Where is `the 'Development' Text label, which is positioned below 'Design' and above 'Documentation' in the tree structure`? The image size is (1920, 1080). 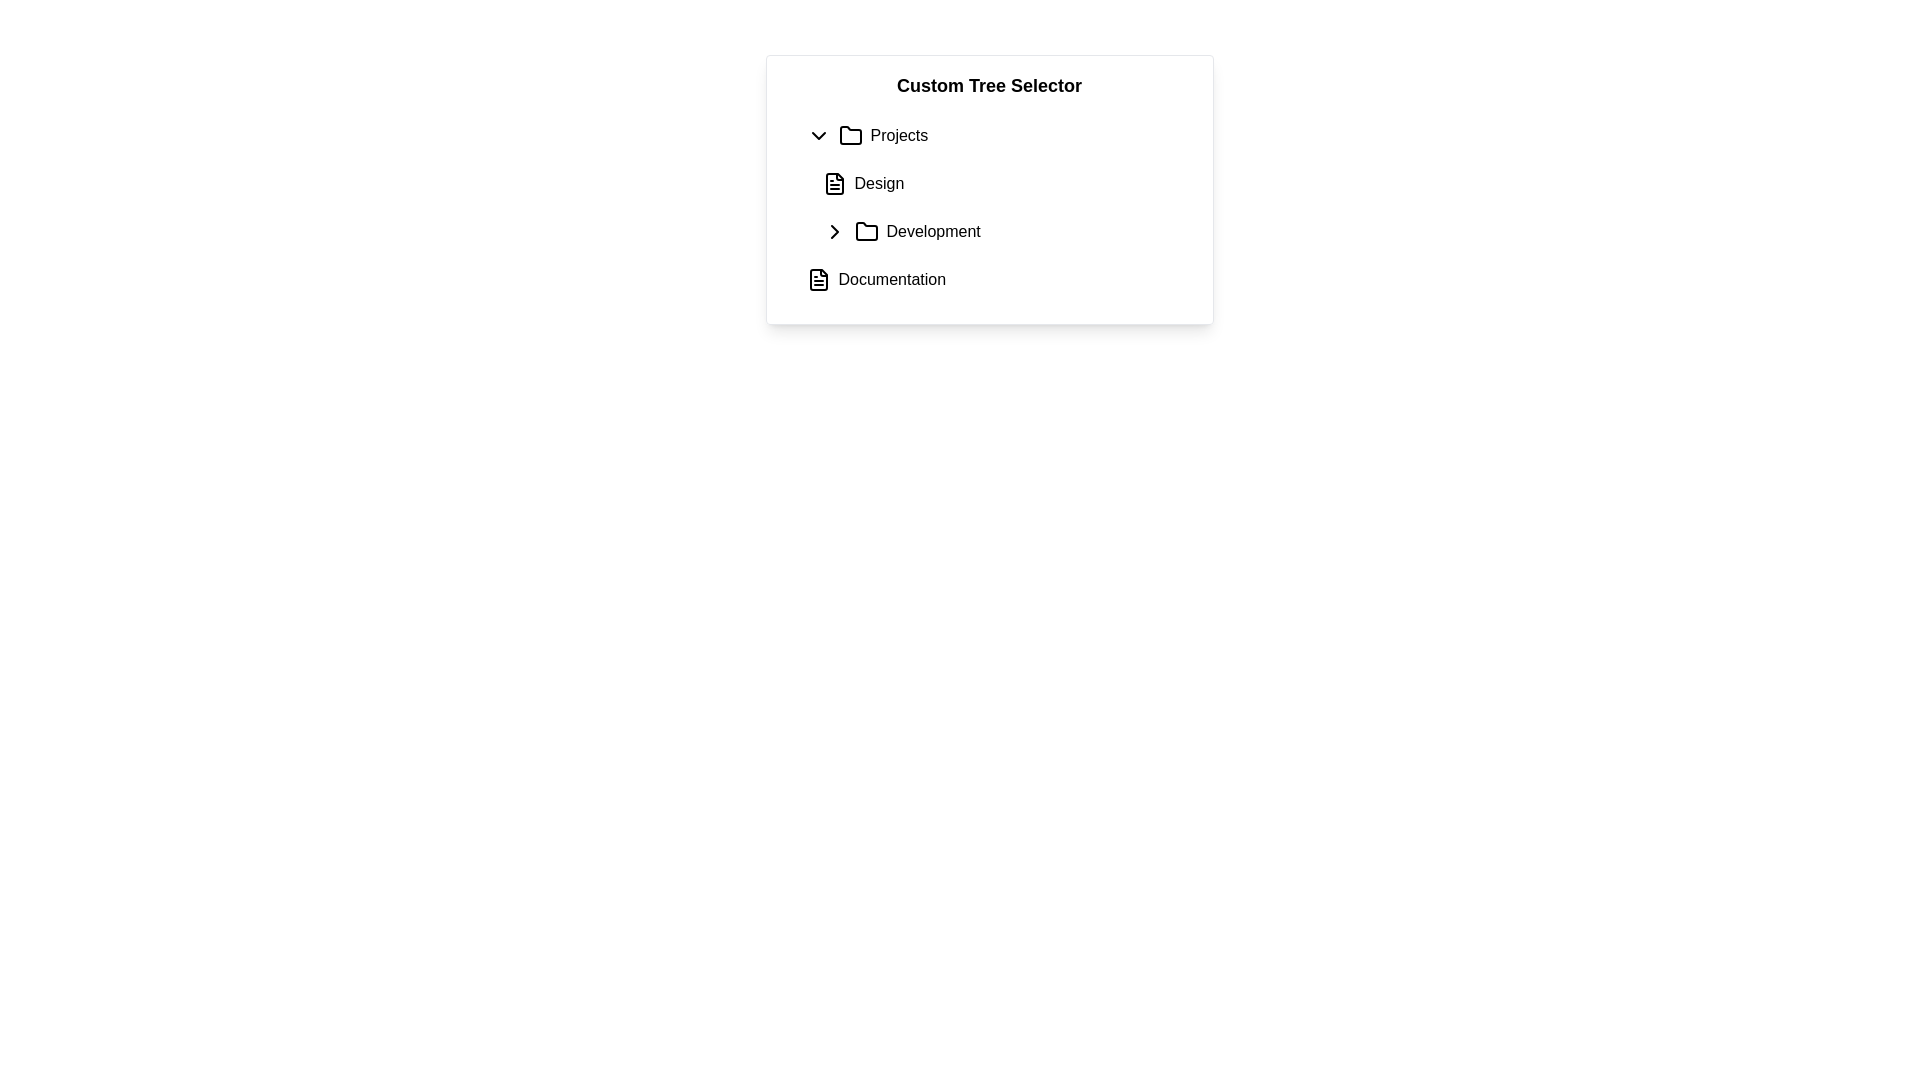
the 'Development' Text label, which is positioned below 'Design' and above 'Documentation' in the tree structure is located at coordinates (932, 230).